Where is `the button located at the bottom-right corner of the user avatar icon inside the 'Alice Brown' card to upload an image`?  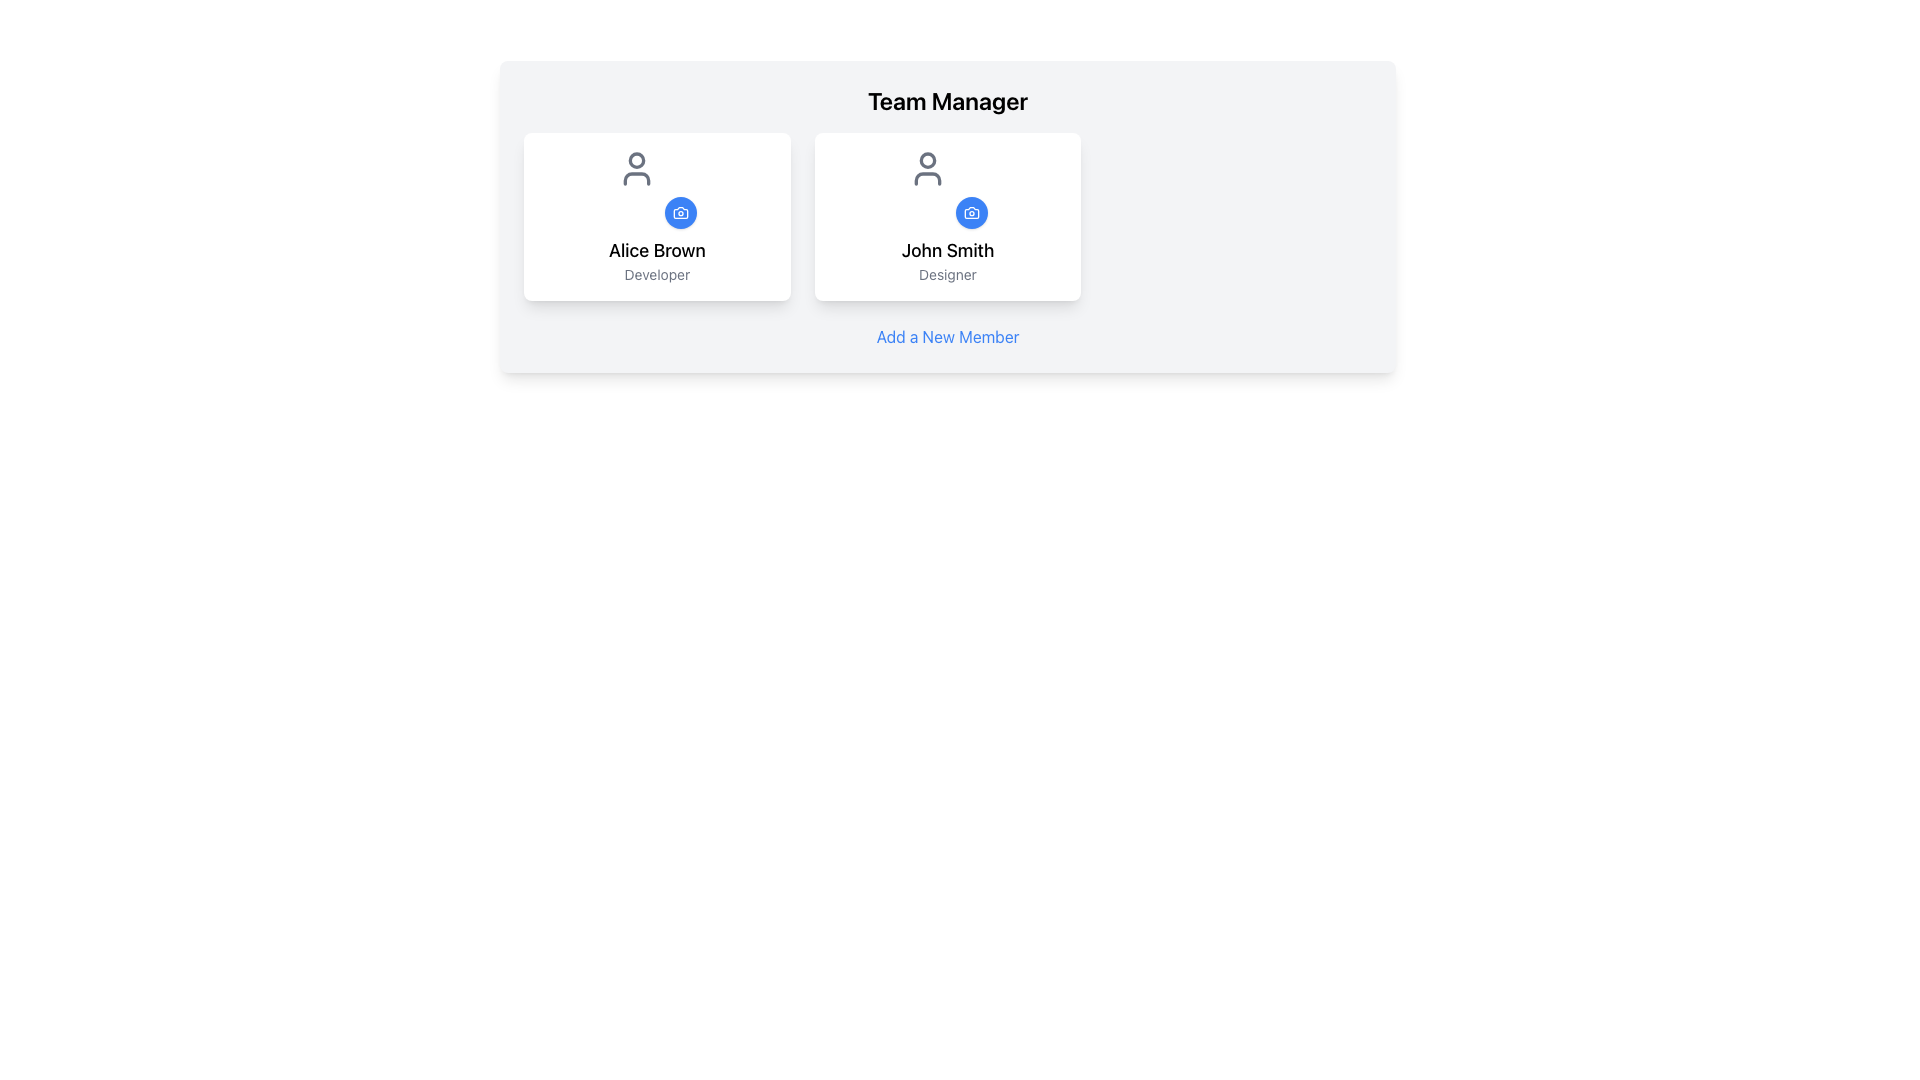
the button located at the bottom-right corner of the user avatar icon inside the 'Alice Brown' card to upload an image is located at coordinates (657, 189).